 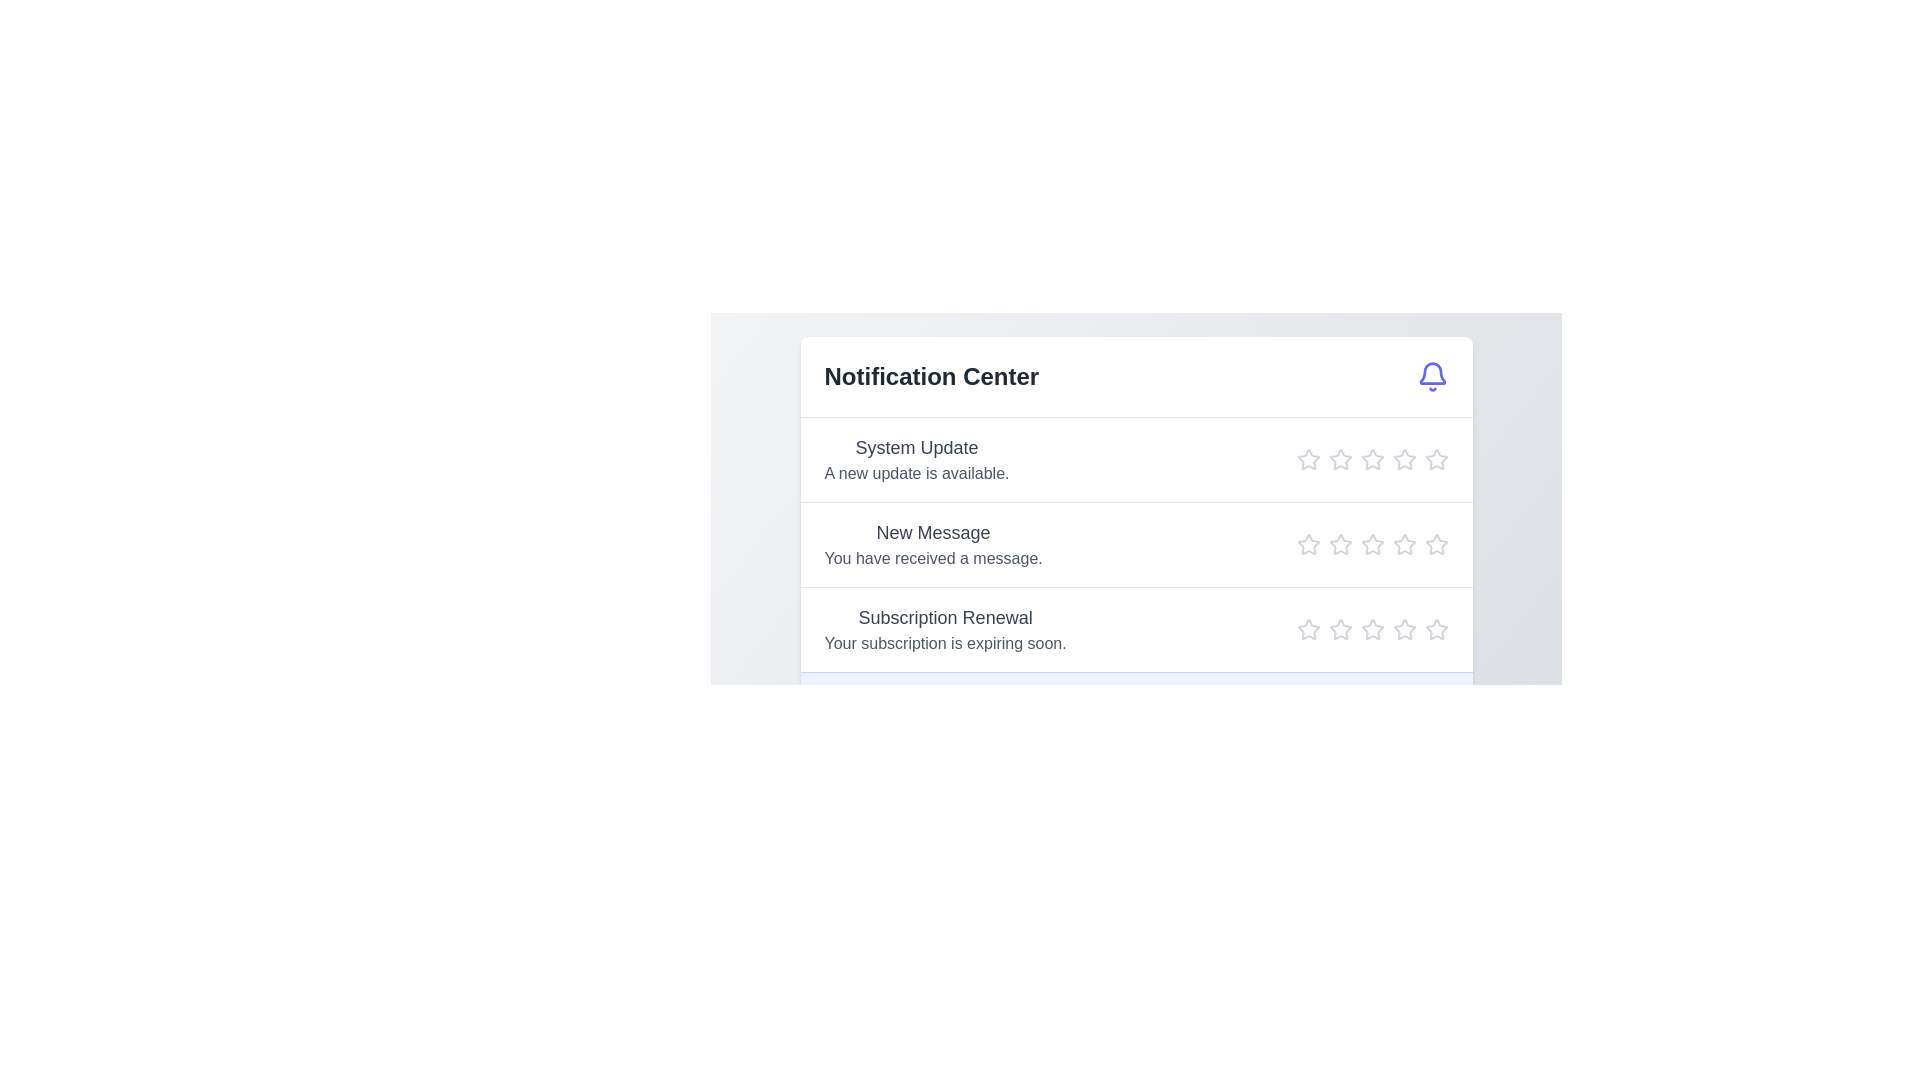 What do you see at coordinates (1371, 459) in the screenshot?
I see `the star icon corresponding to 3 stars in the Notification Center` at bounding box center [1371, 459].